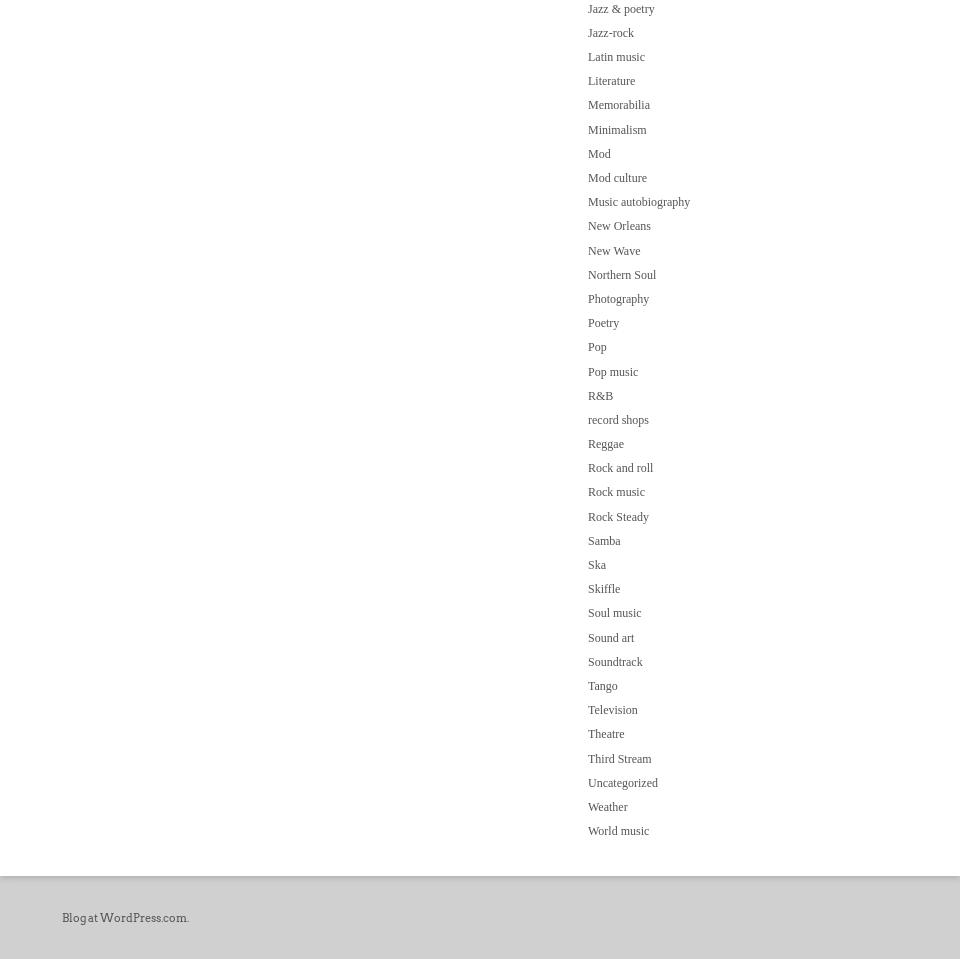  Describe the element at coordinates (610, 81) in the screenshot. I see `'Literature'` at that location.